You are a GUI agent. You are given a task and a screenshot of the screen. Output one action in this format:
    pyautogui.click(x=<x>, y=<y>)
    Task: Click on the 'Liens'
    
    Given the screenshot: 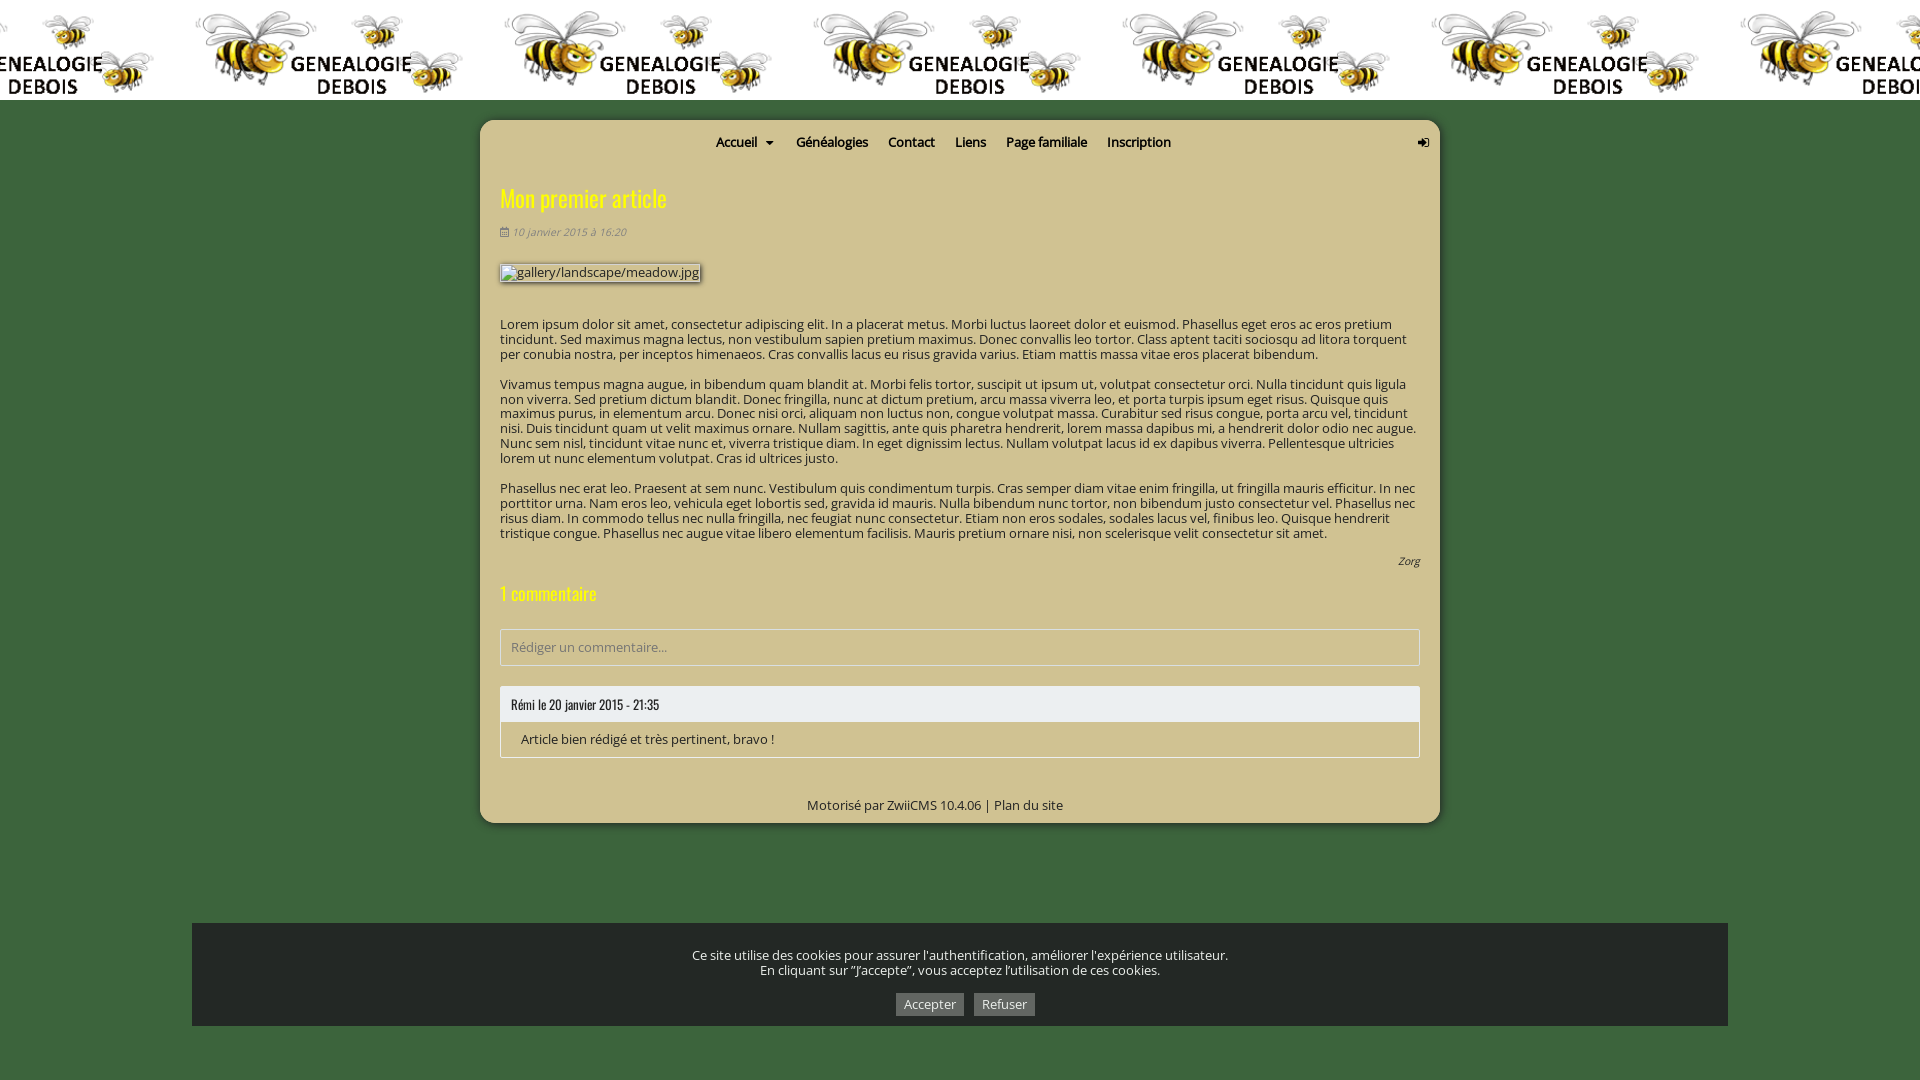 What is the action you would take?
    pyautogui.click(x=970, y=141)
    